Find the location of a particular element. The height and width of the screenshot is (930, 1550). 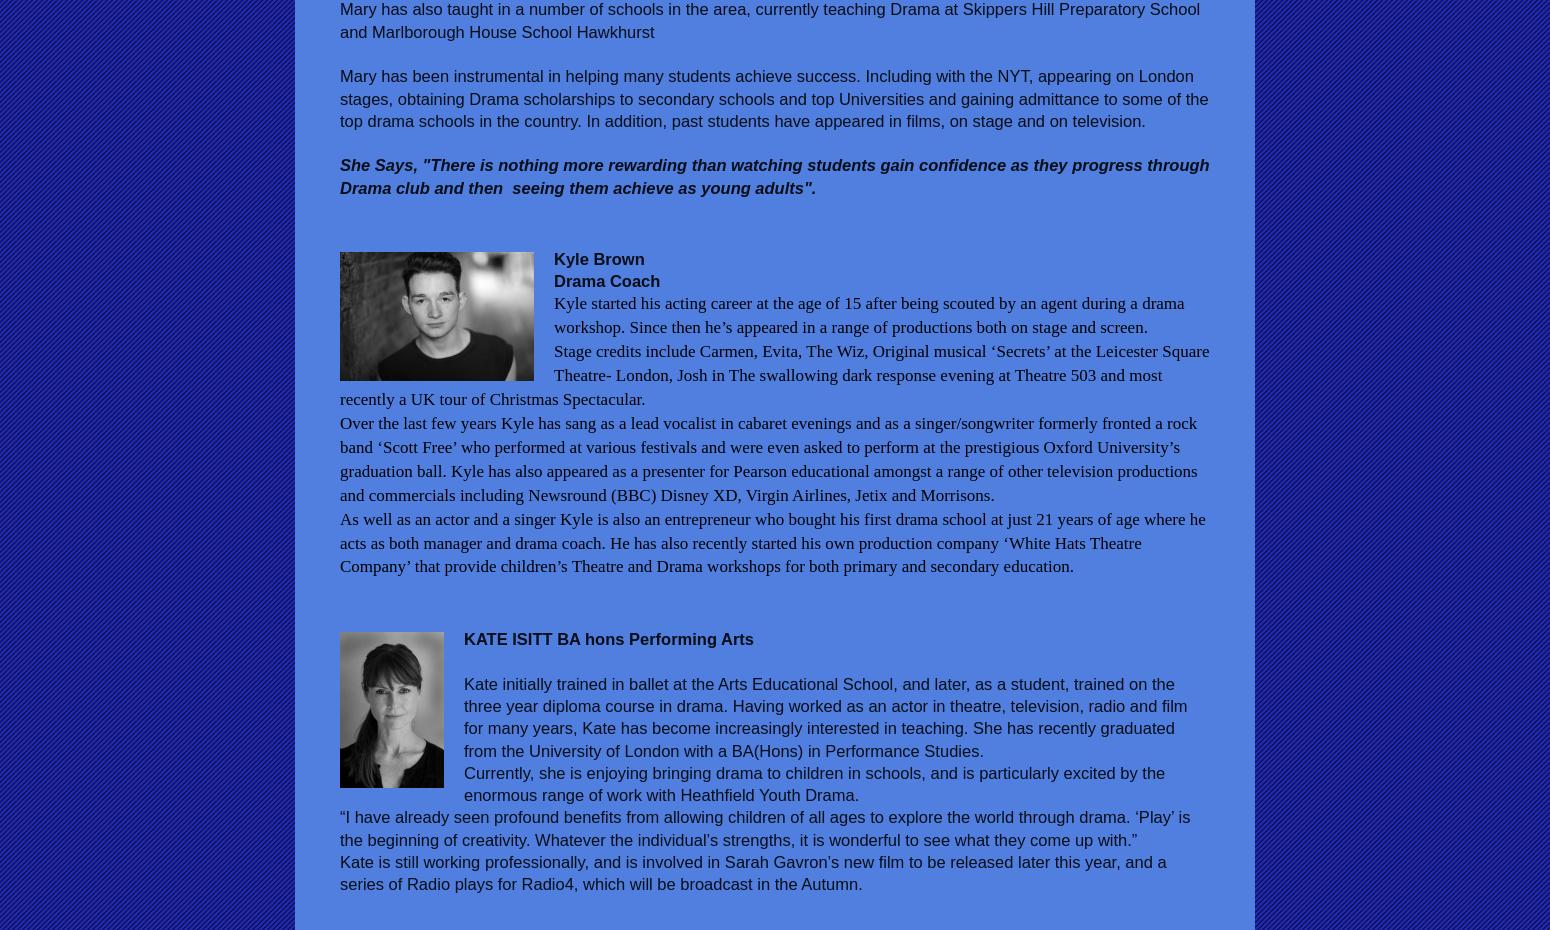

'KATE ISITT BA hons Performing Arts' is located at coordinates (608, 638).